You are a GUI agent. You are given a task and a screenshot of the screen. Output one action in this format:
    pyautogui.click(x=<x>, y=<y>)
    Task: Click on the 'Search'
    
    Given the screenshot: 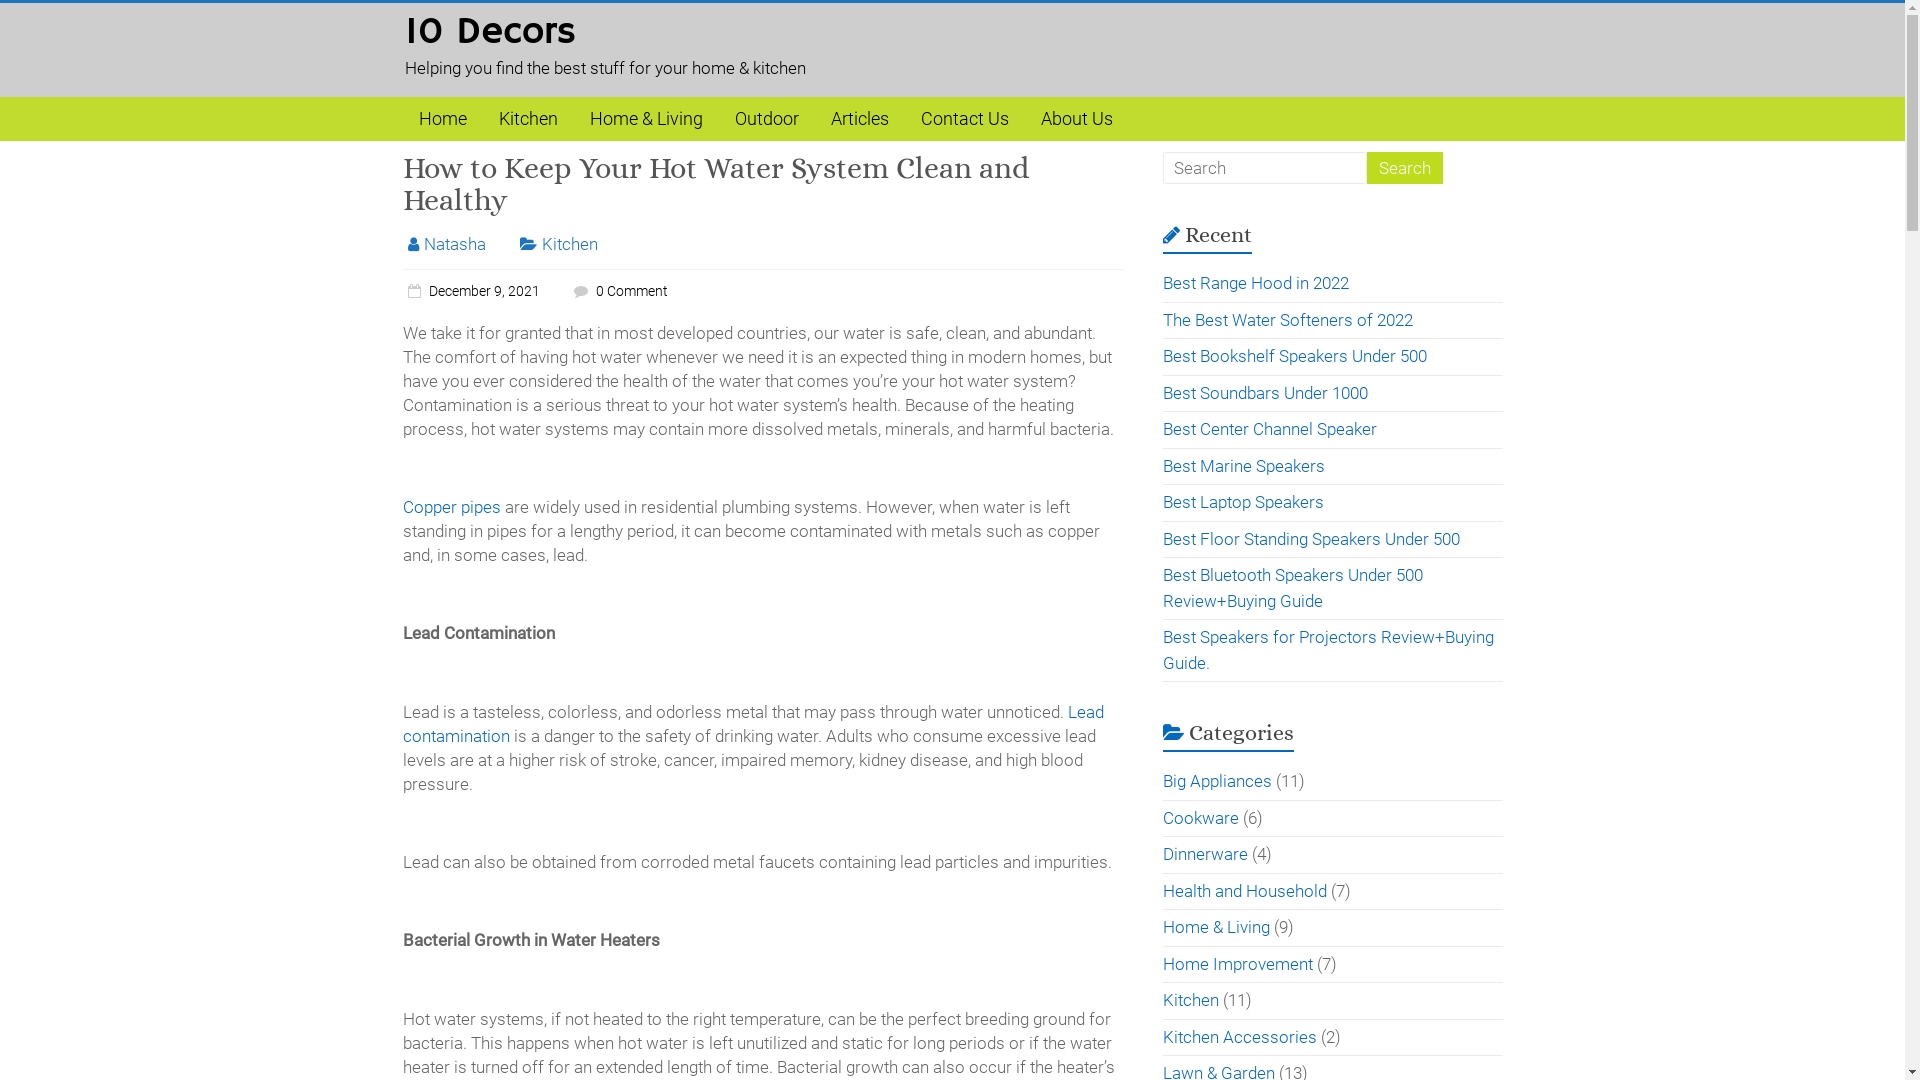 What is the action you would take?
    pyautogui.click(x=1402, y=167)
    